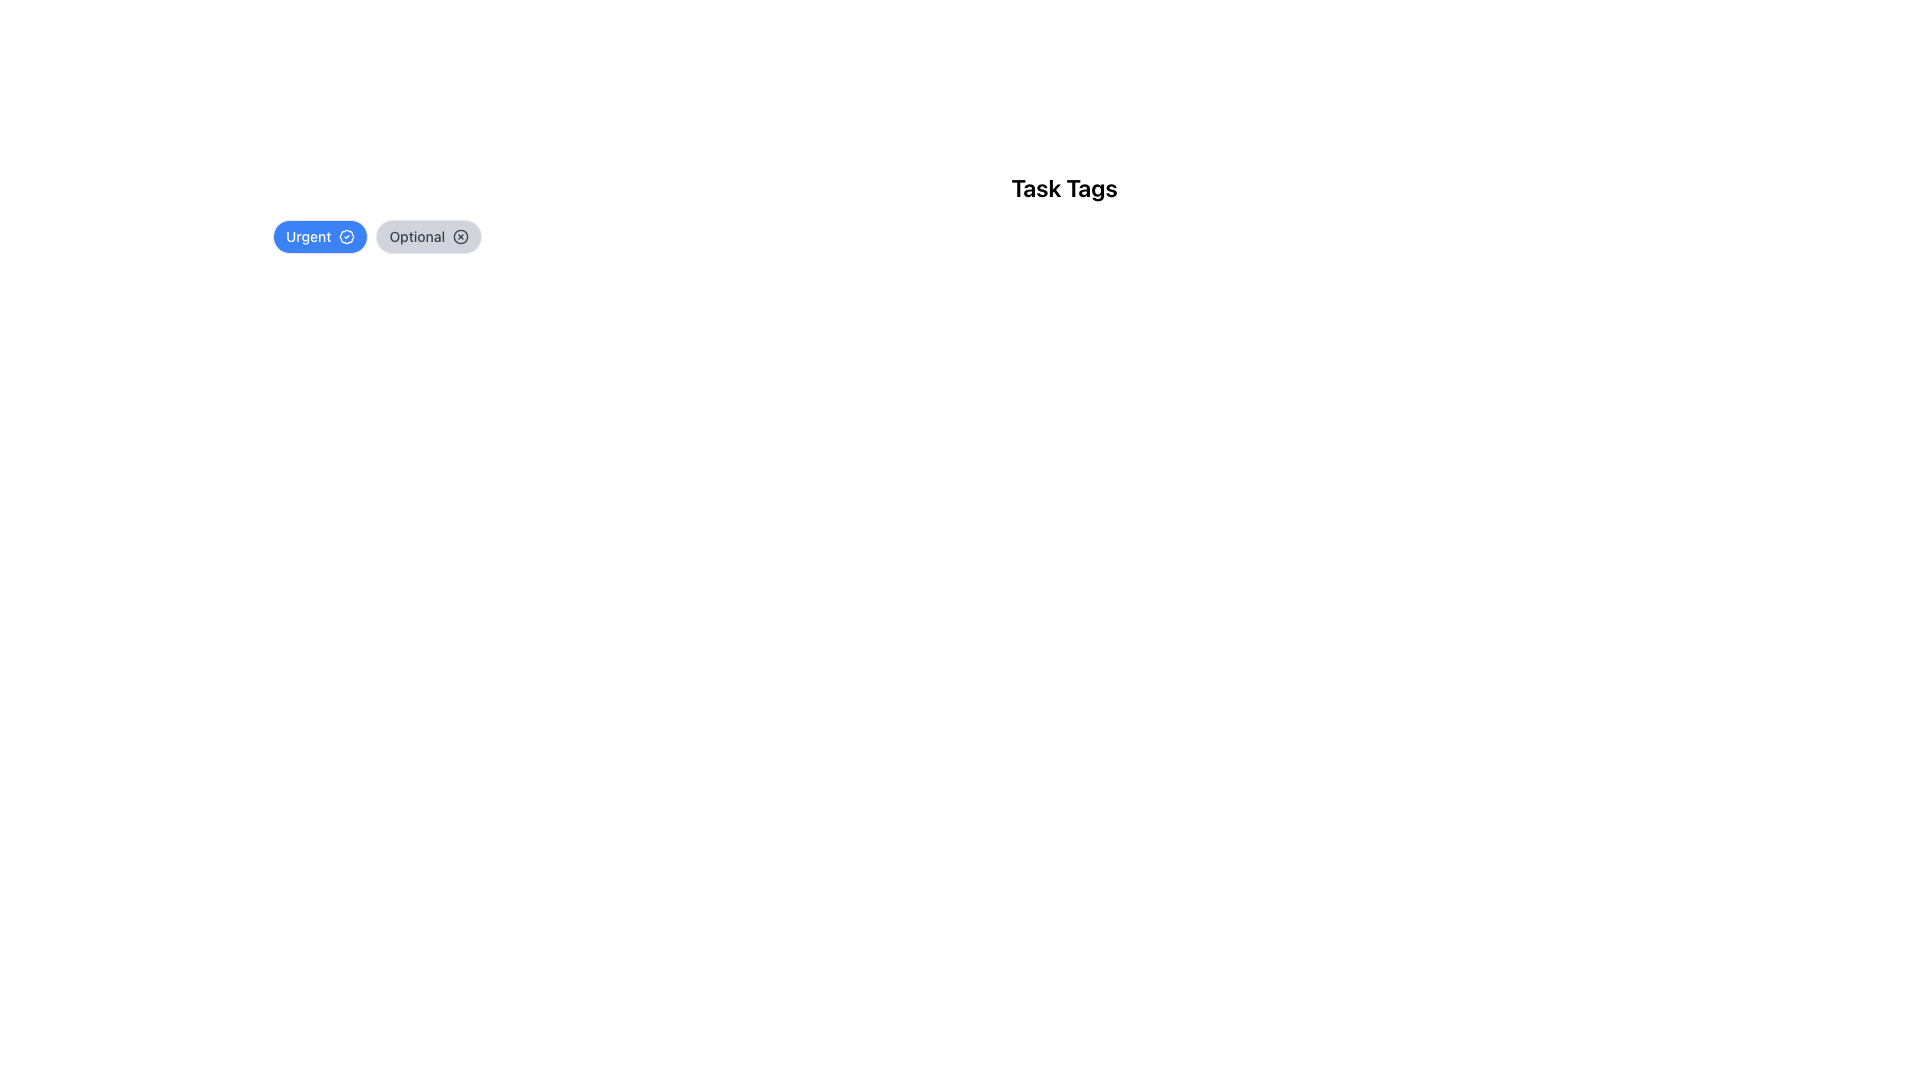 The width and height of the screenshot is (1920, 1080). Describe the element at coordinates (460, 235) in the screenshot. I see `on the small circular icon button with a cross mark inside, located` at that location.